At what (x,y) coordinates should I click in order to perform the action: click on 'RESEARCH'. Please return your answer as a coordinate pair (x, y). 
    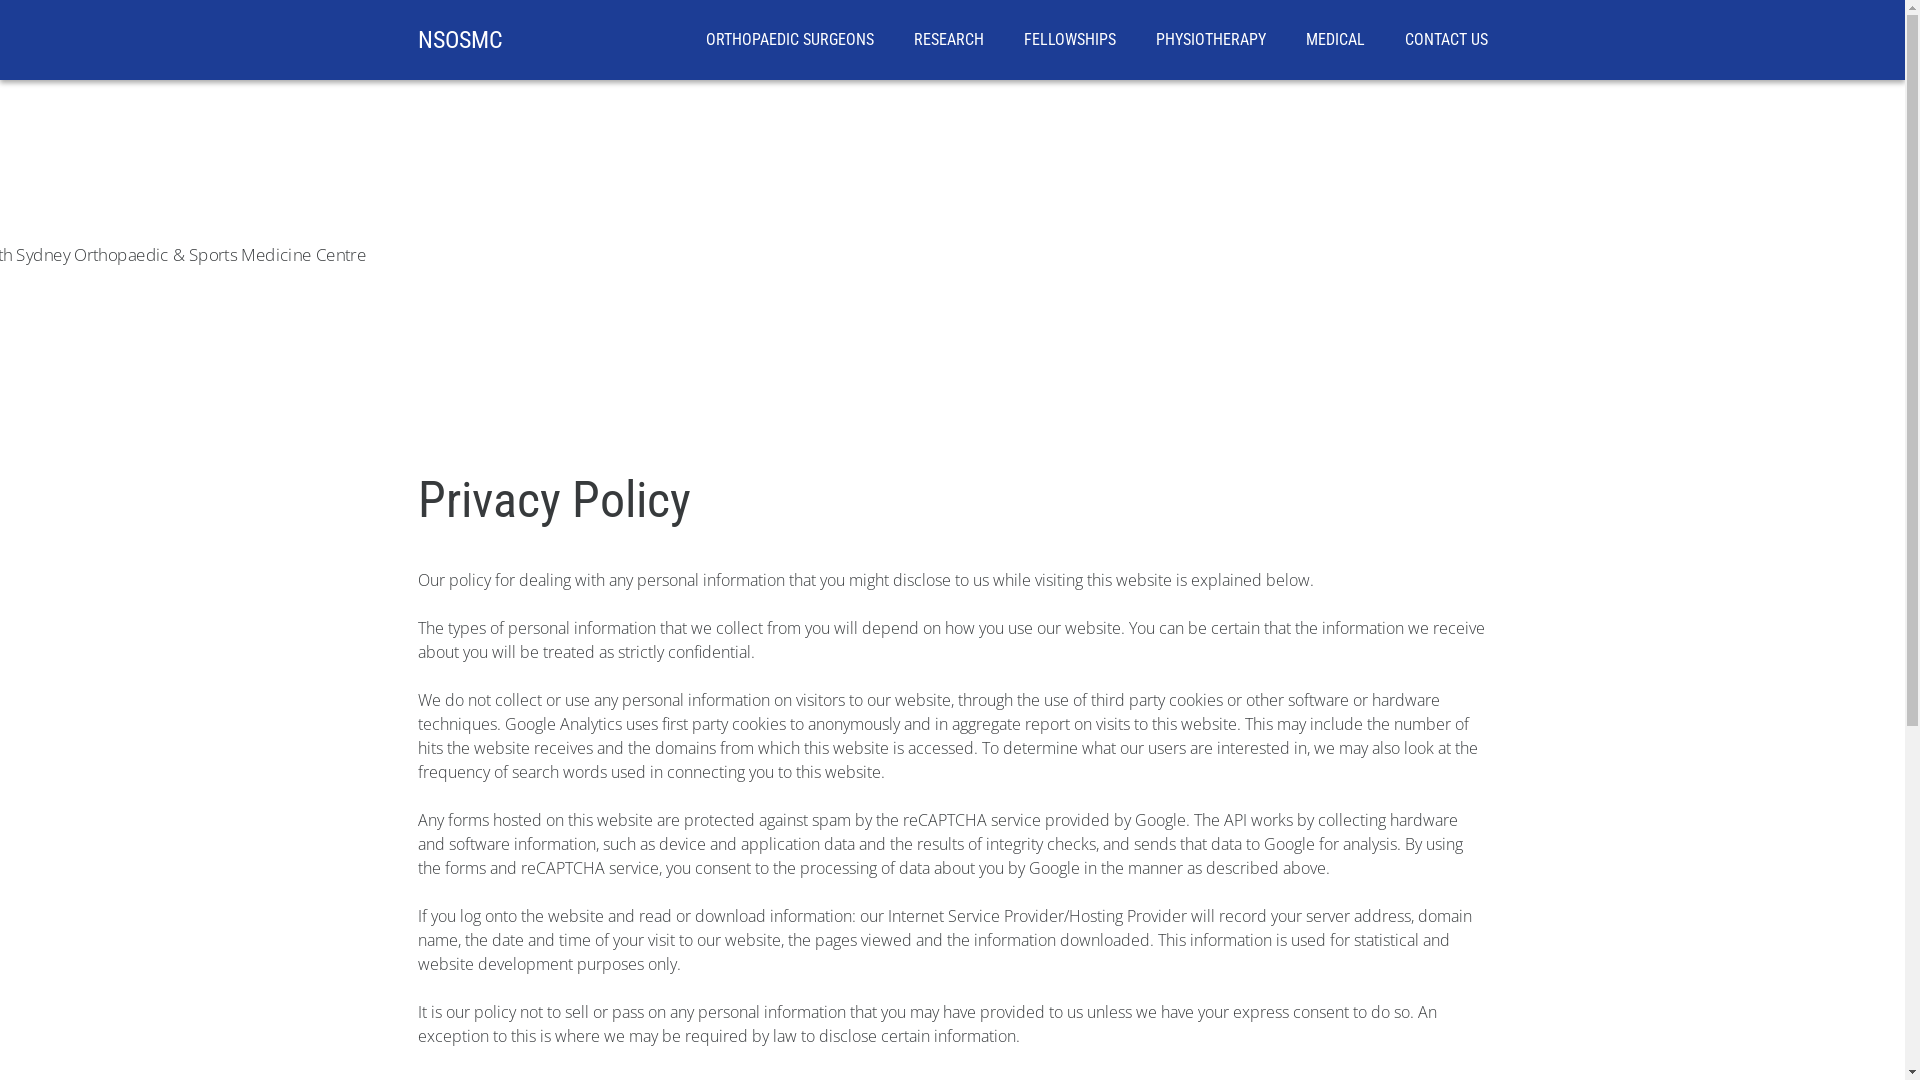
    Looking at the image, I should click on (948, 39).